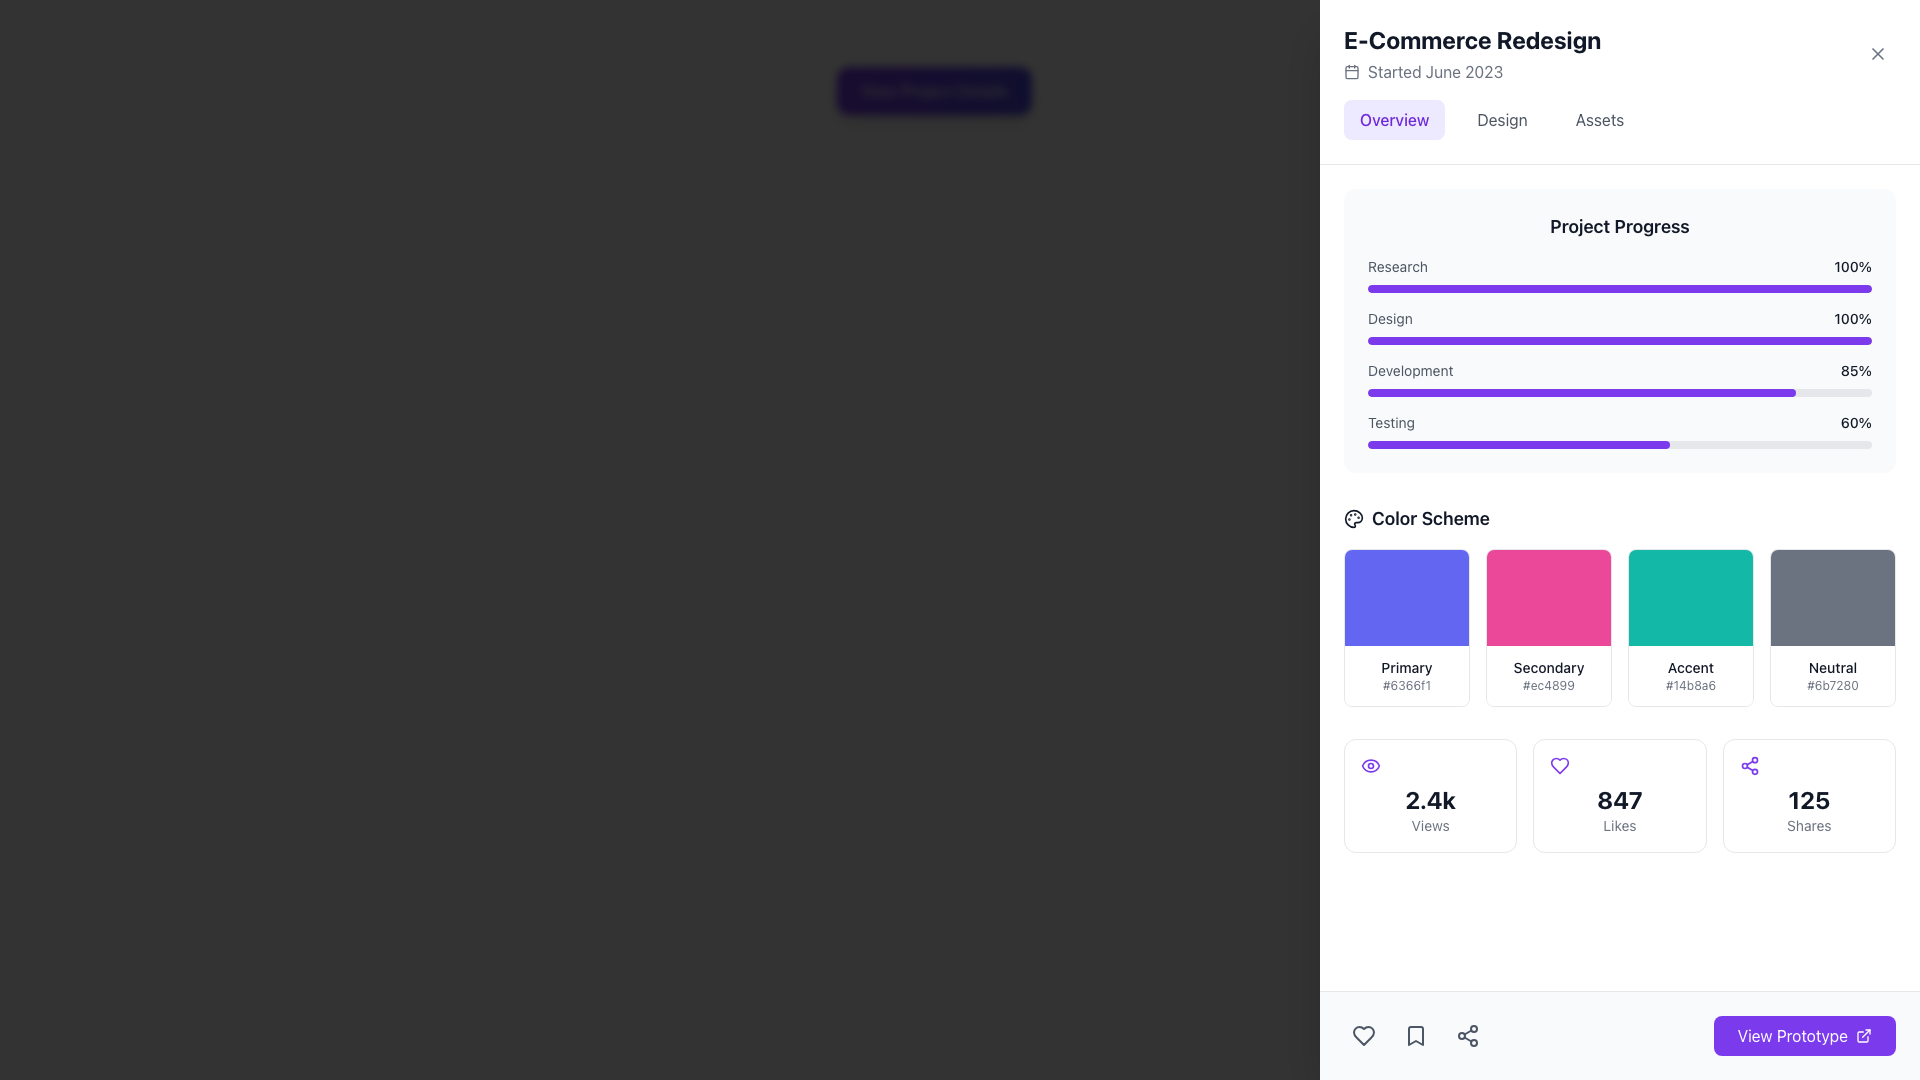  I want to click on the third tab in the E-Commerce Redesign section, so click(1620, 119).